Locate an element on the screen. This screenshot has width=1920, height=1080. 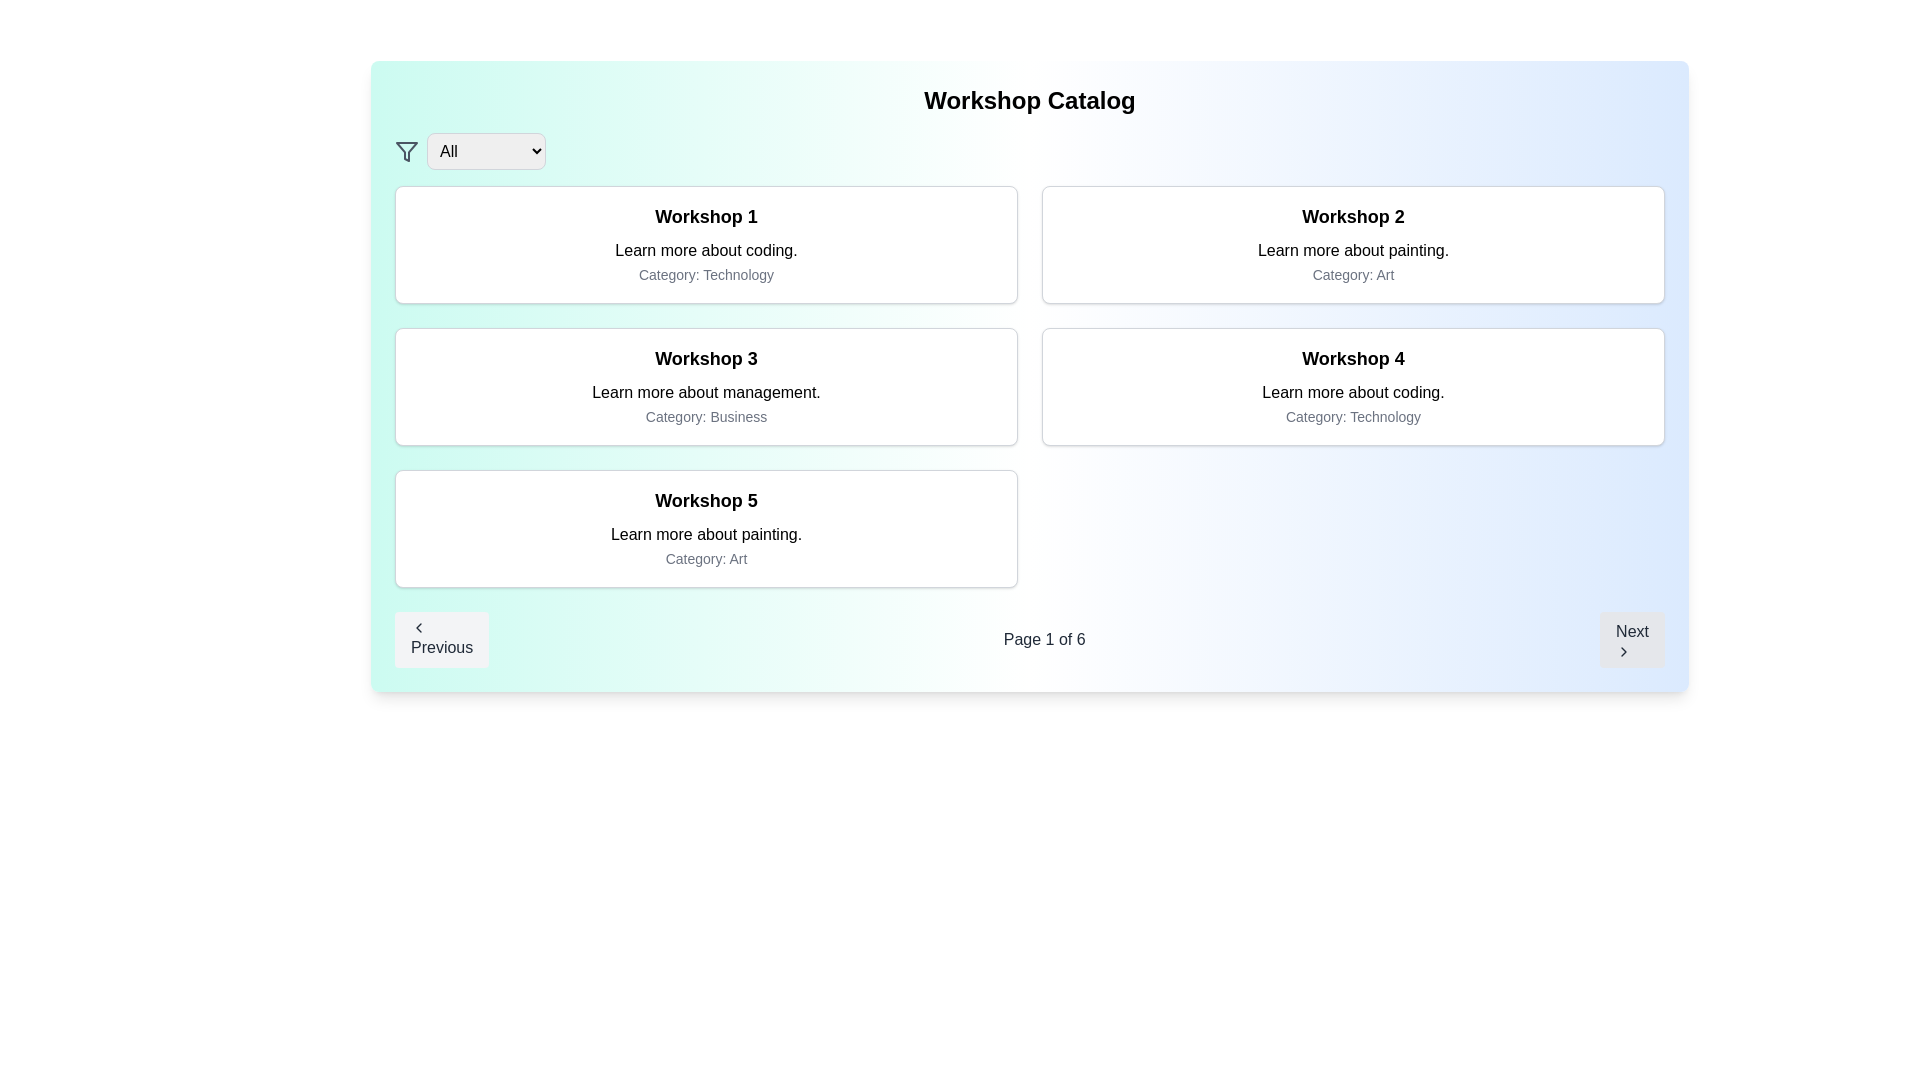
the 'Workshop Catalog' text heading, which is prominently displayed at the top center of the workshop catalog section with a bold font on a gradient background of teal and blue is located at coordinates (1030, 100).